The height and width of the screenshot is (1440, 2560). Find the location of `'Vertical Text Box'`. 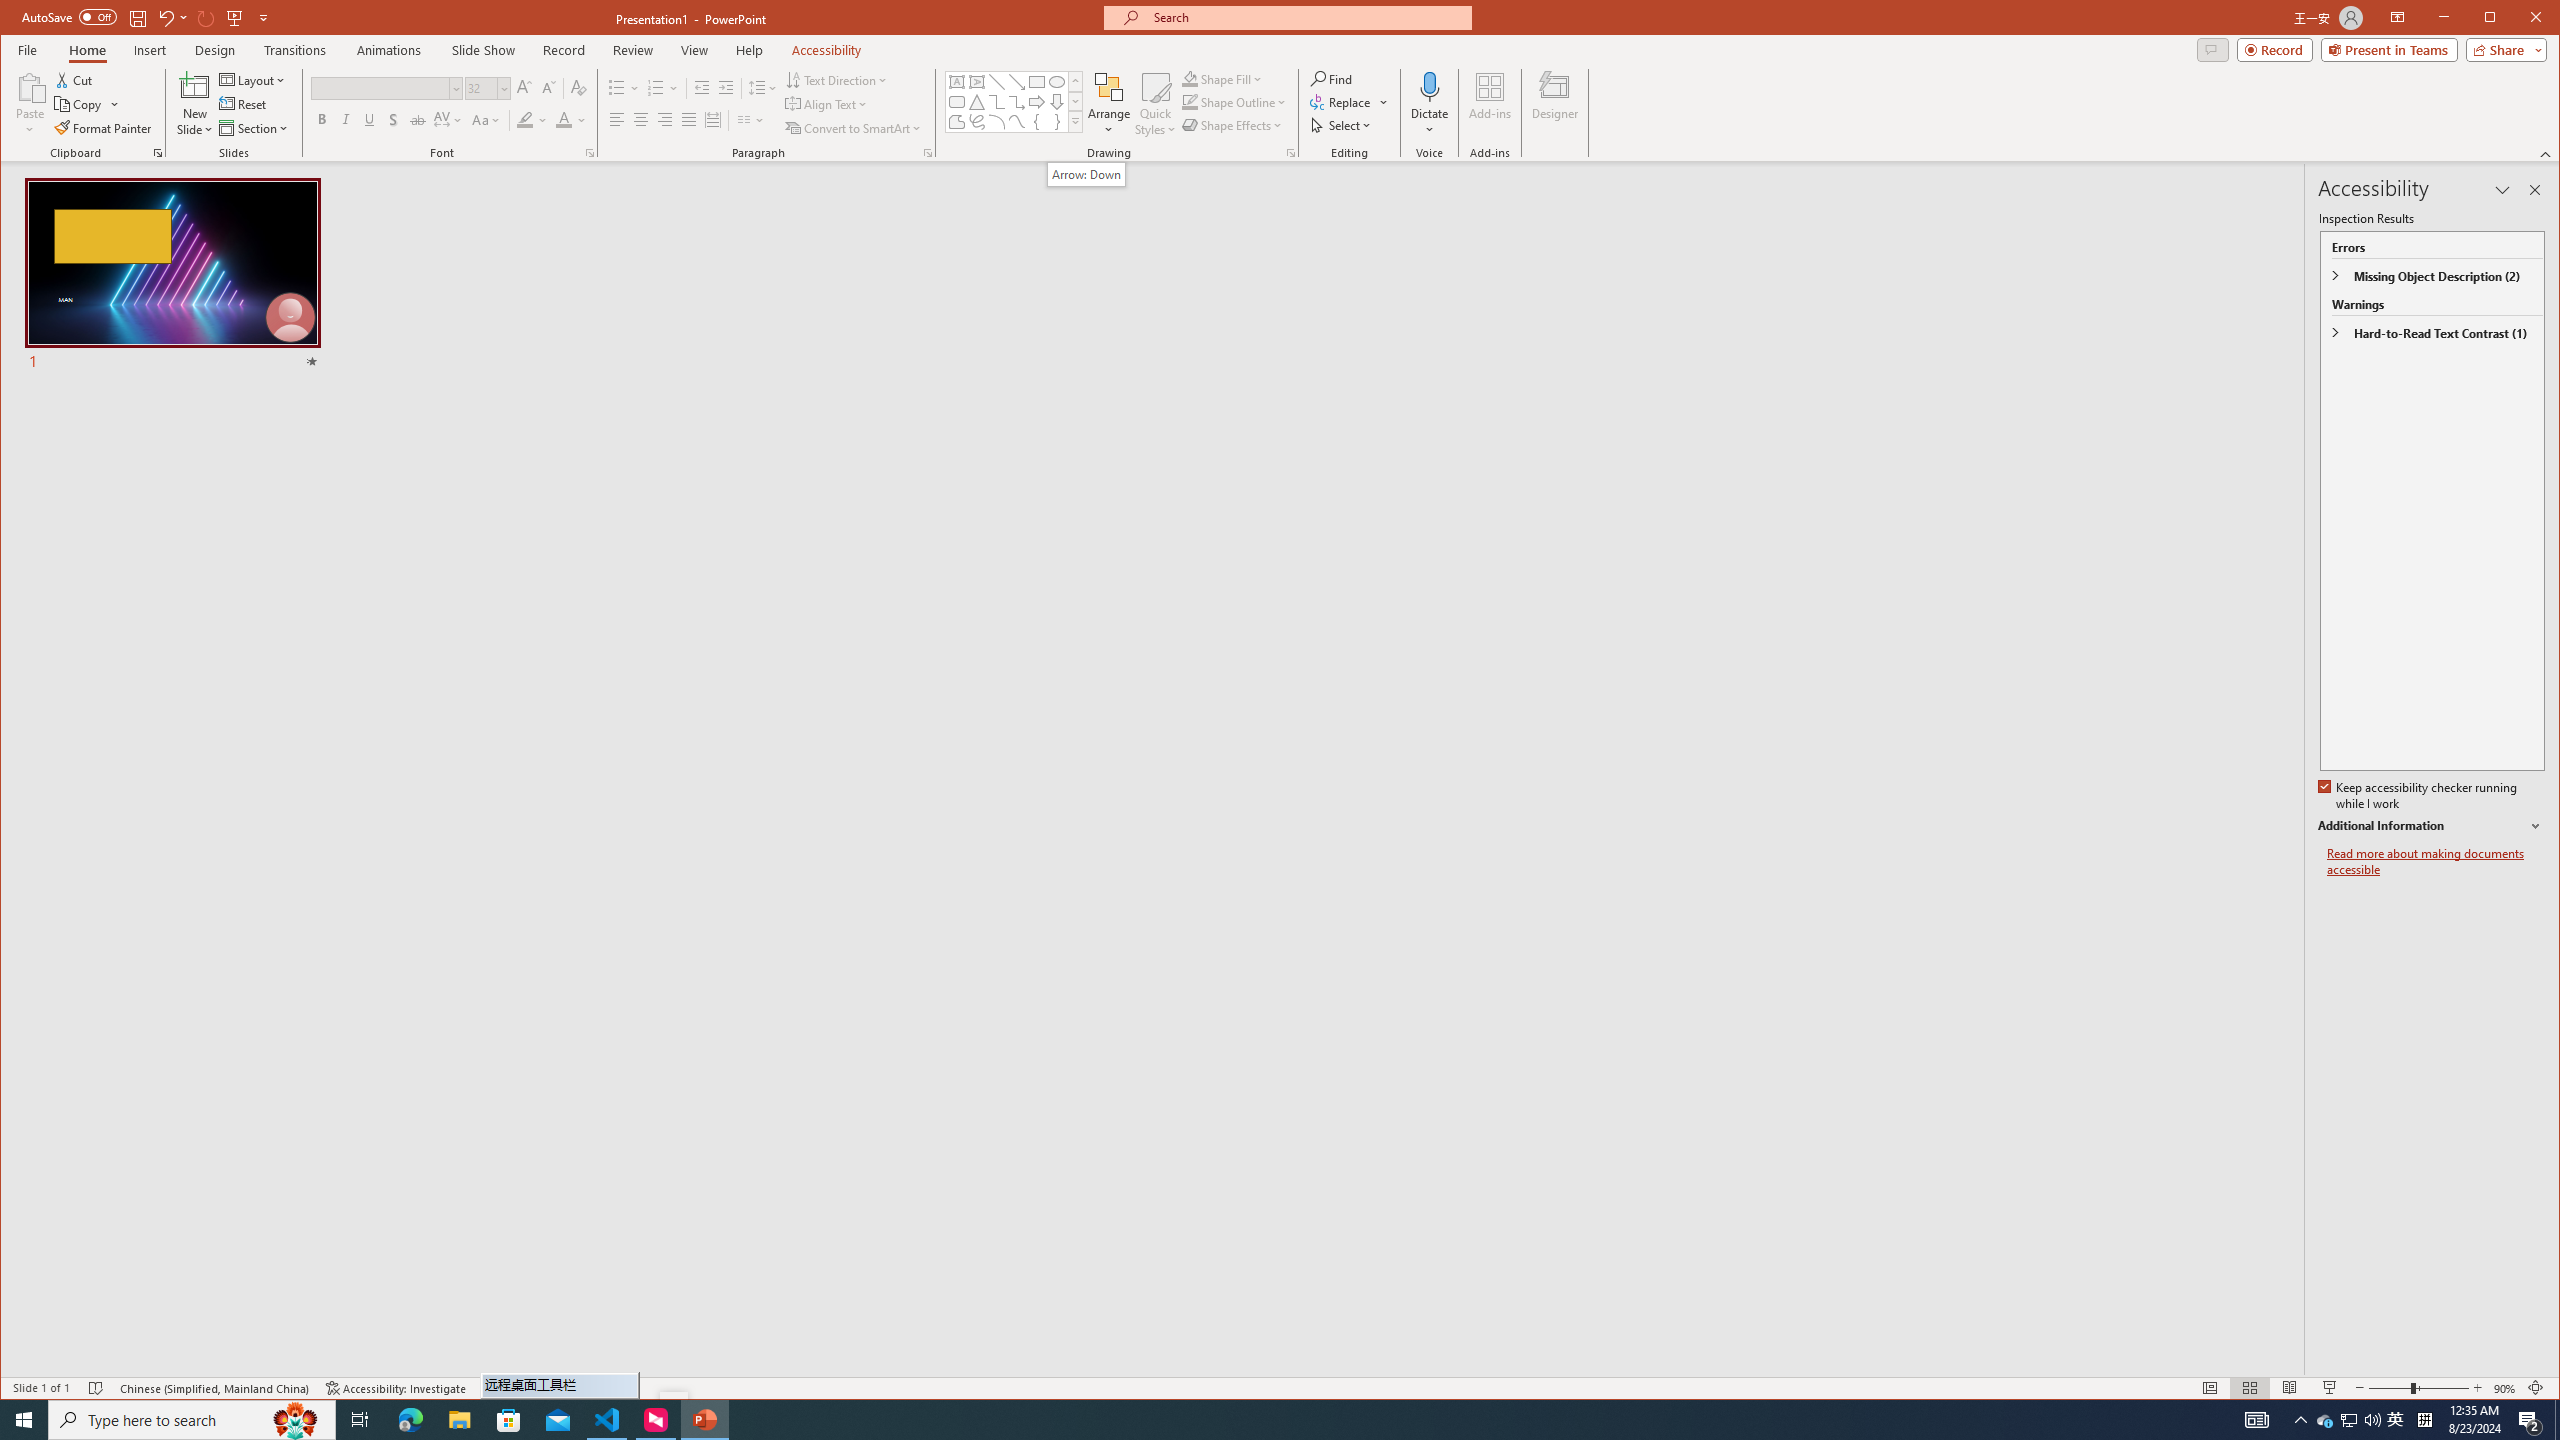

'Vertical Text Box' is located at coordinates (977, 81).